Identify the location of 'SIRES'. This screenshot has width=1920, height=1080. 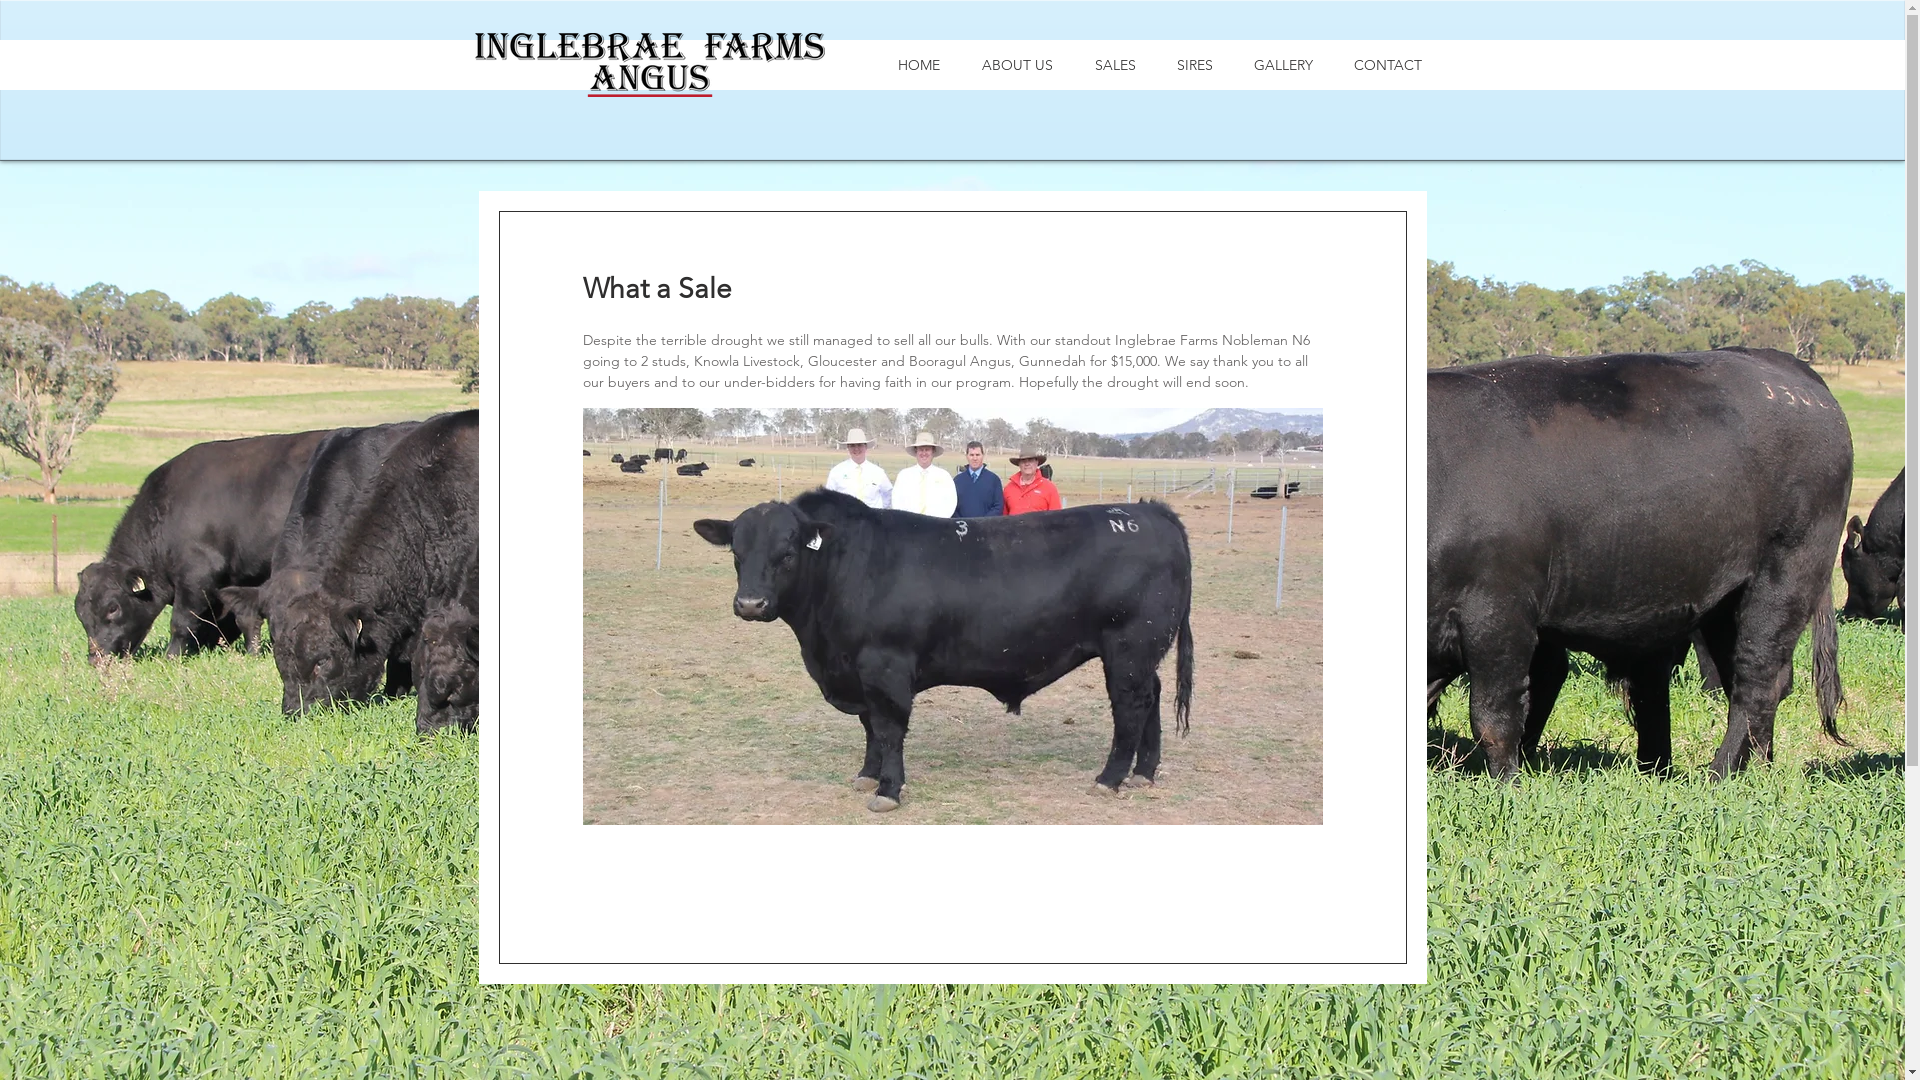
(1194, 64).